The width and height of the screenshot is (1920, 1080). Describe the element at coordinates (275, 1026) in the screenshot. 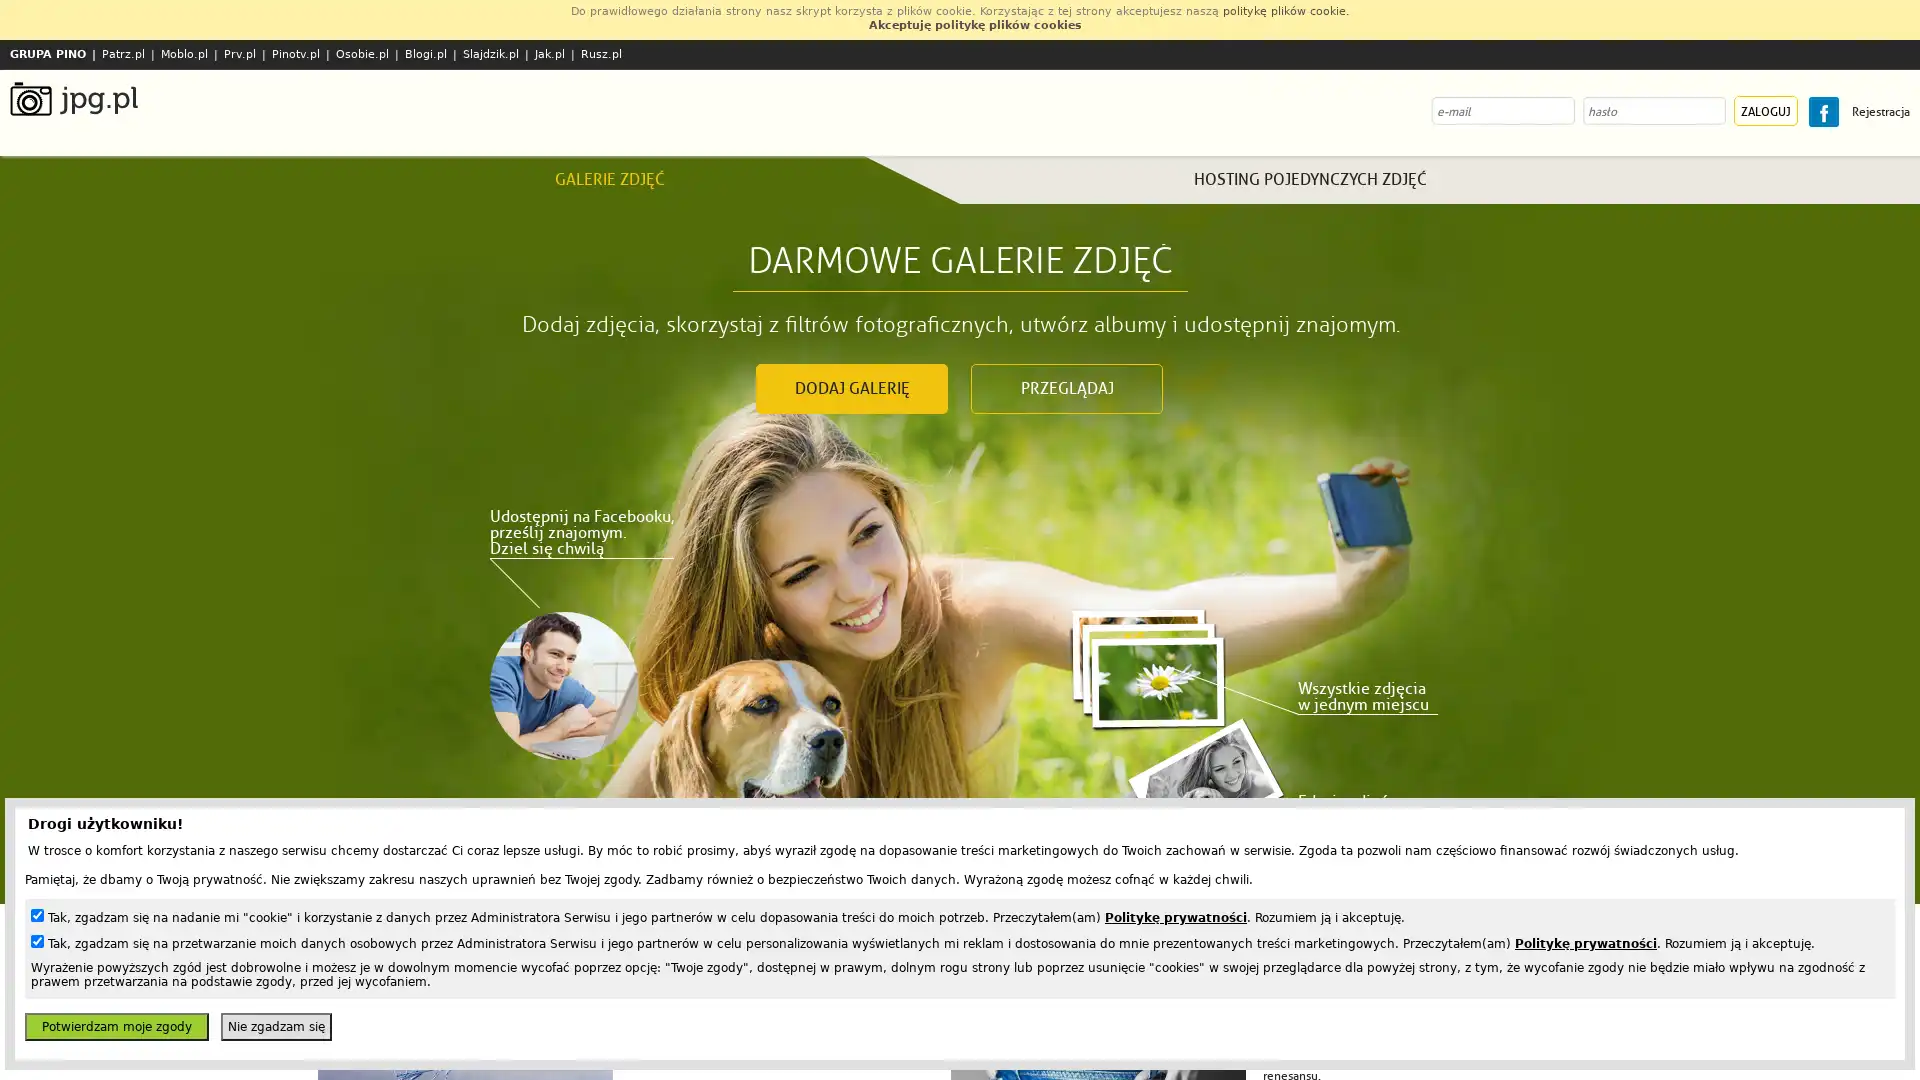

I see `Nie zgadzam sie` at that location.